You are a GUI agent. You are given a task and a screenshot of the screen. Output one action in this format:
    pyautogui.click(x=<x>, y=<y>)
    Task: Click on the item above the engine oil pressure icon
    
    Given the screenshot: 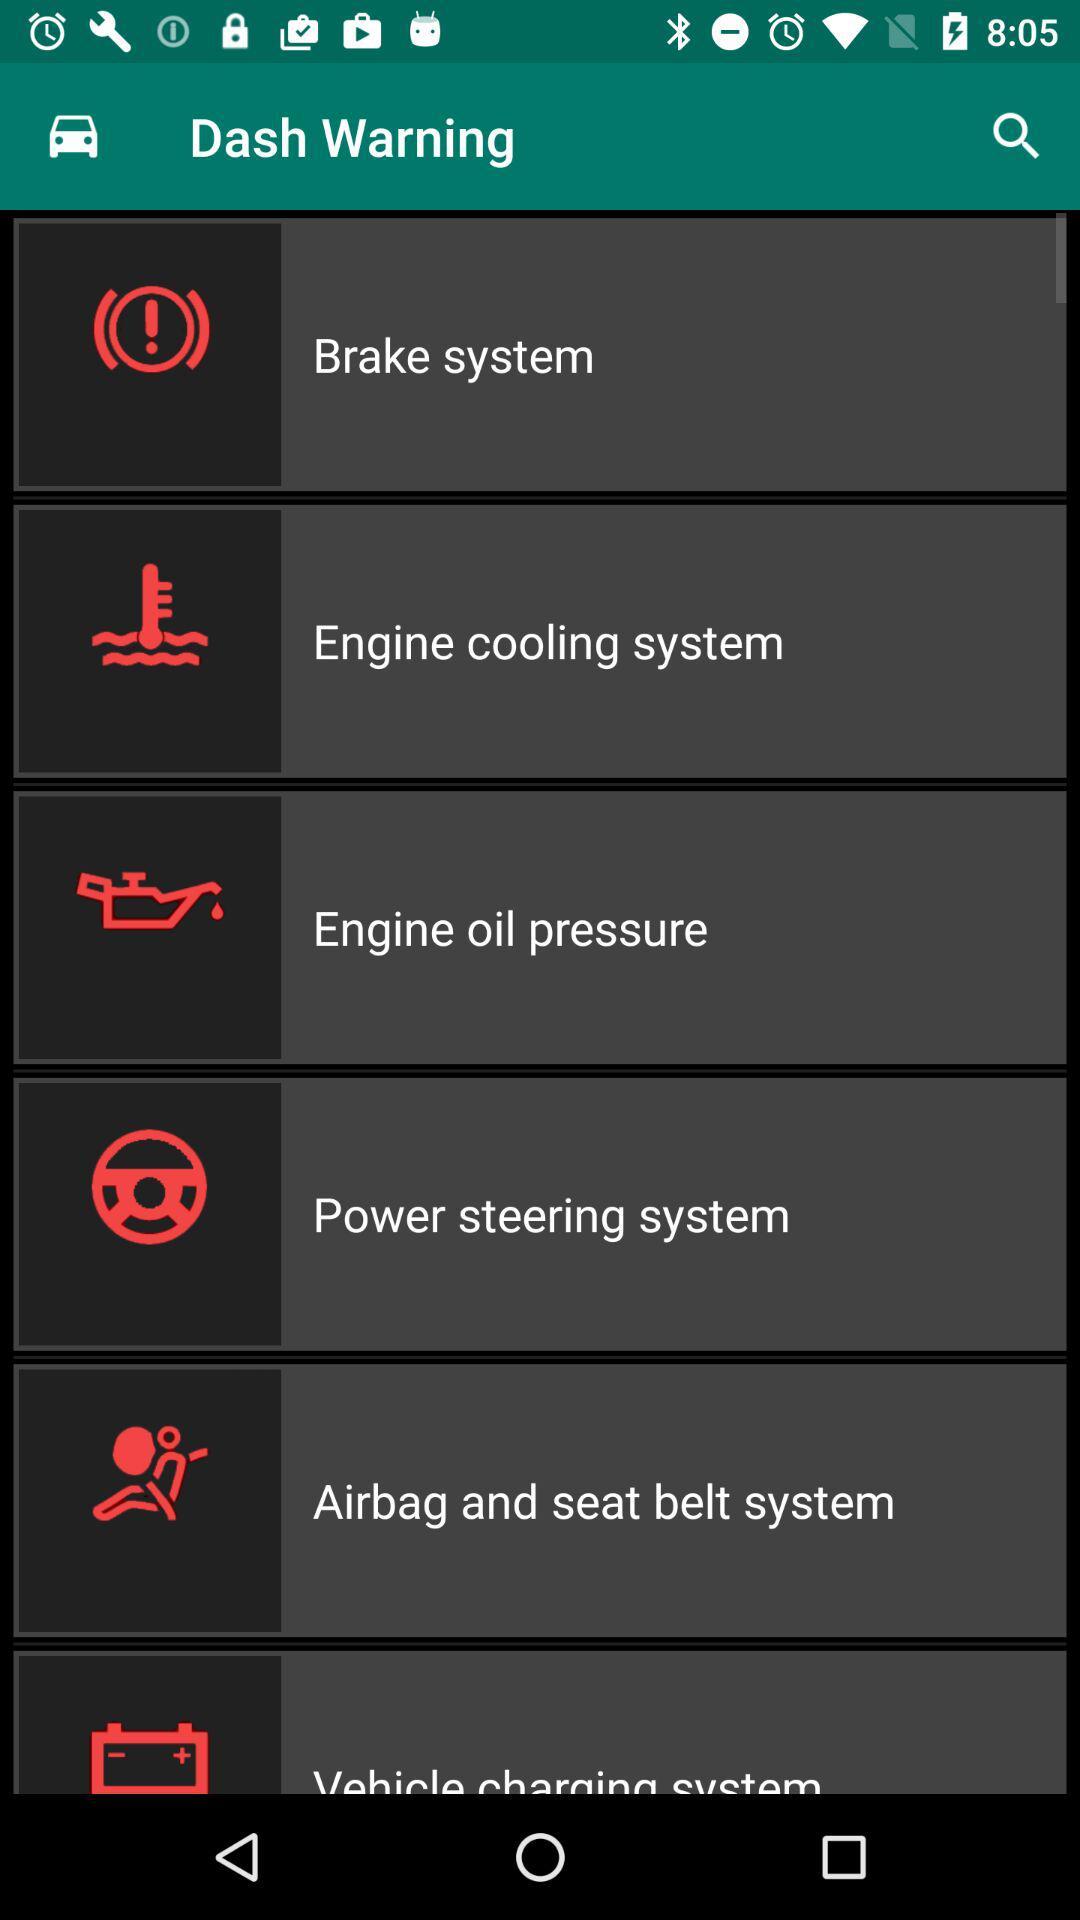 What is the action you would take?
    pyautogui.click(x=688, y=641)
    